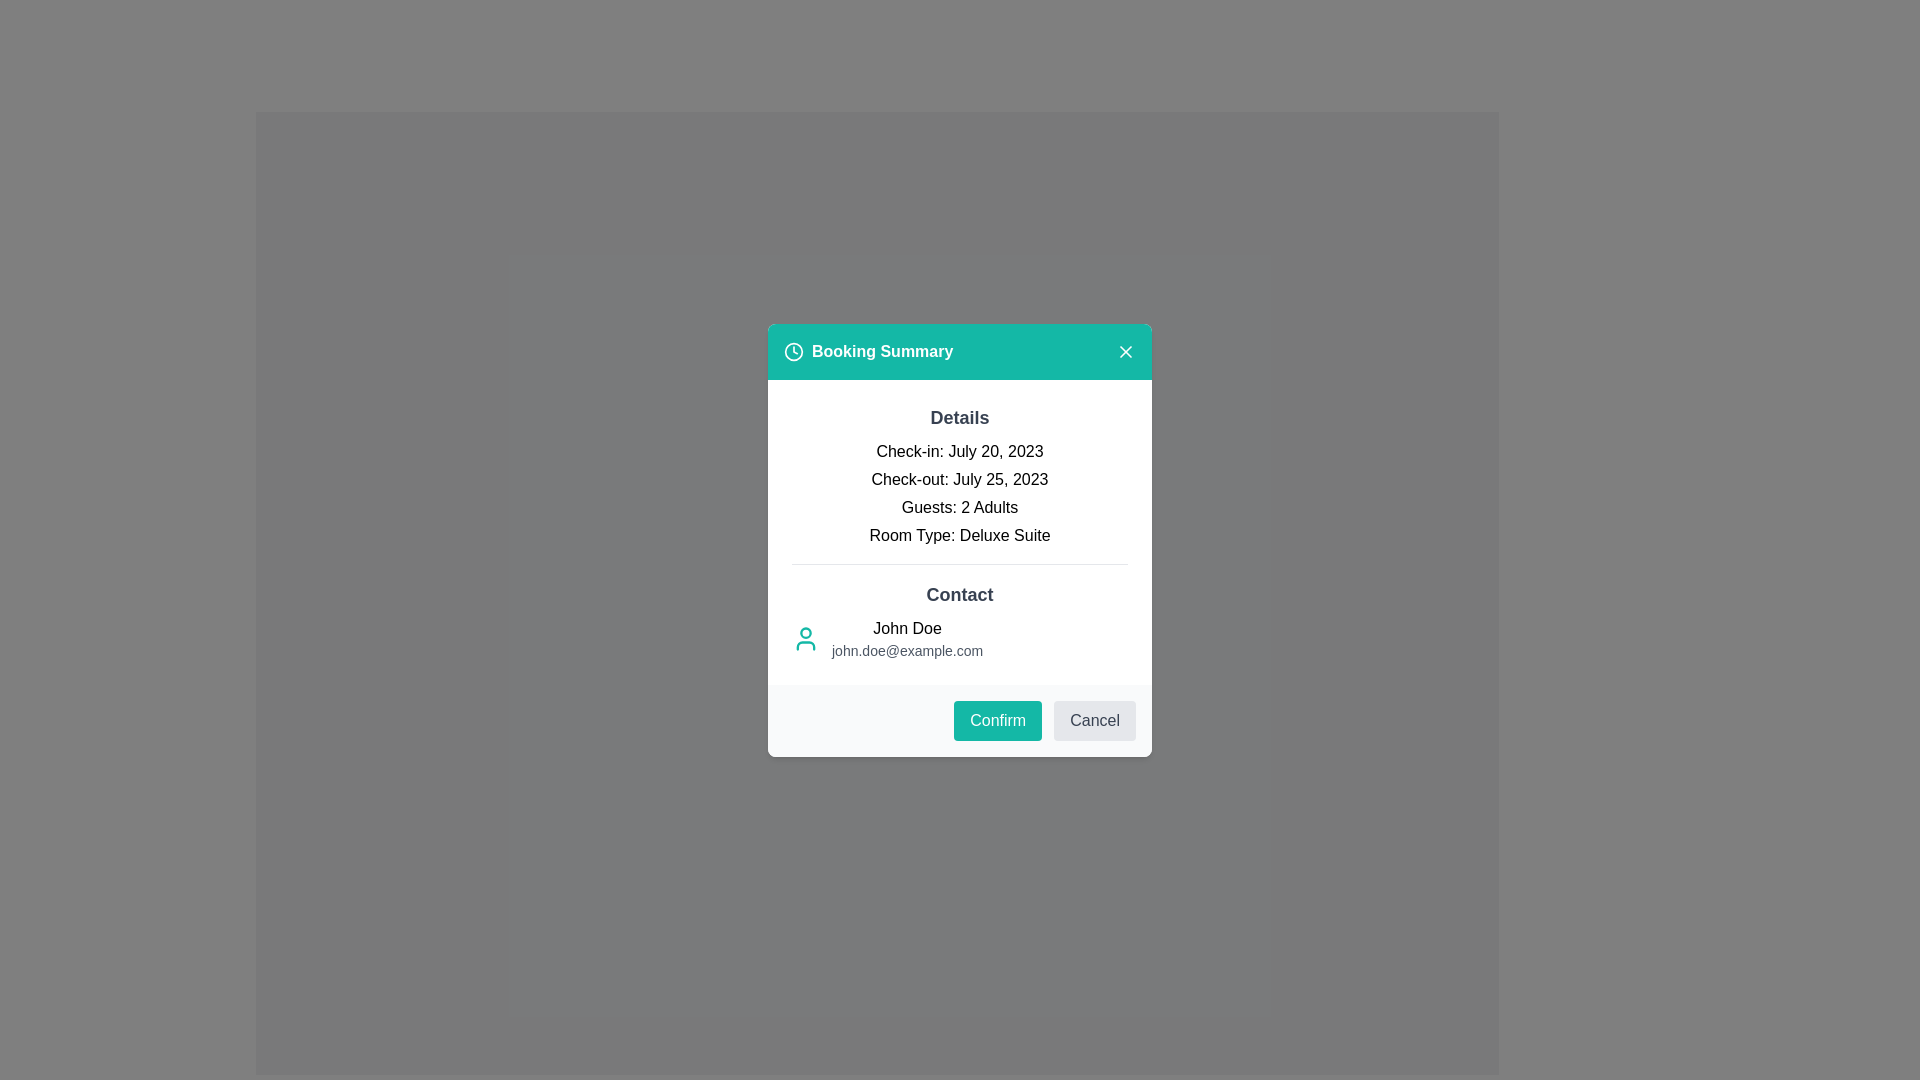 The width and height of the screenshot is (1920, 1080). What do you see at coordinates (960, 479) in the screenshot?
I see `the check-out date label in the 'Booking Summary' modal, which is the second item in the vertical list under the 'Details' section` at bounding box center [960, 479].